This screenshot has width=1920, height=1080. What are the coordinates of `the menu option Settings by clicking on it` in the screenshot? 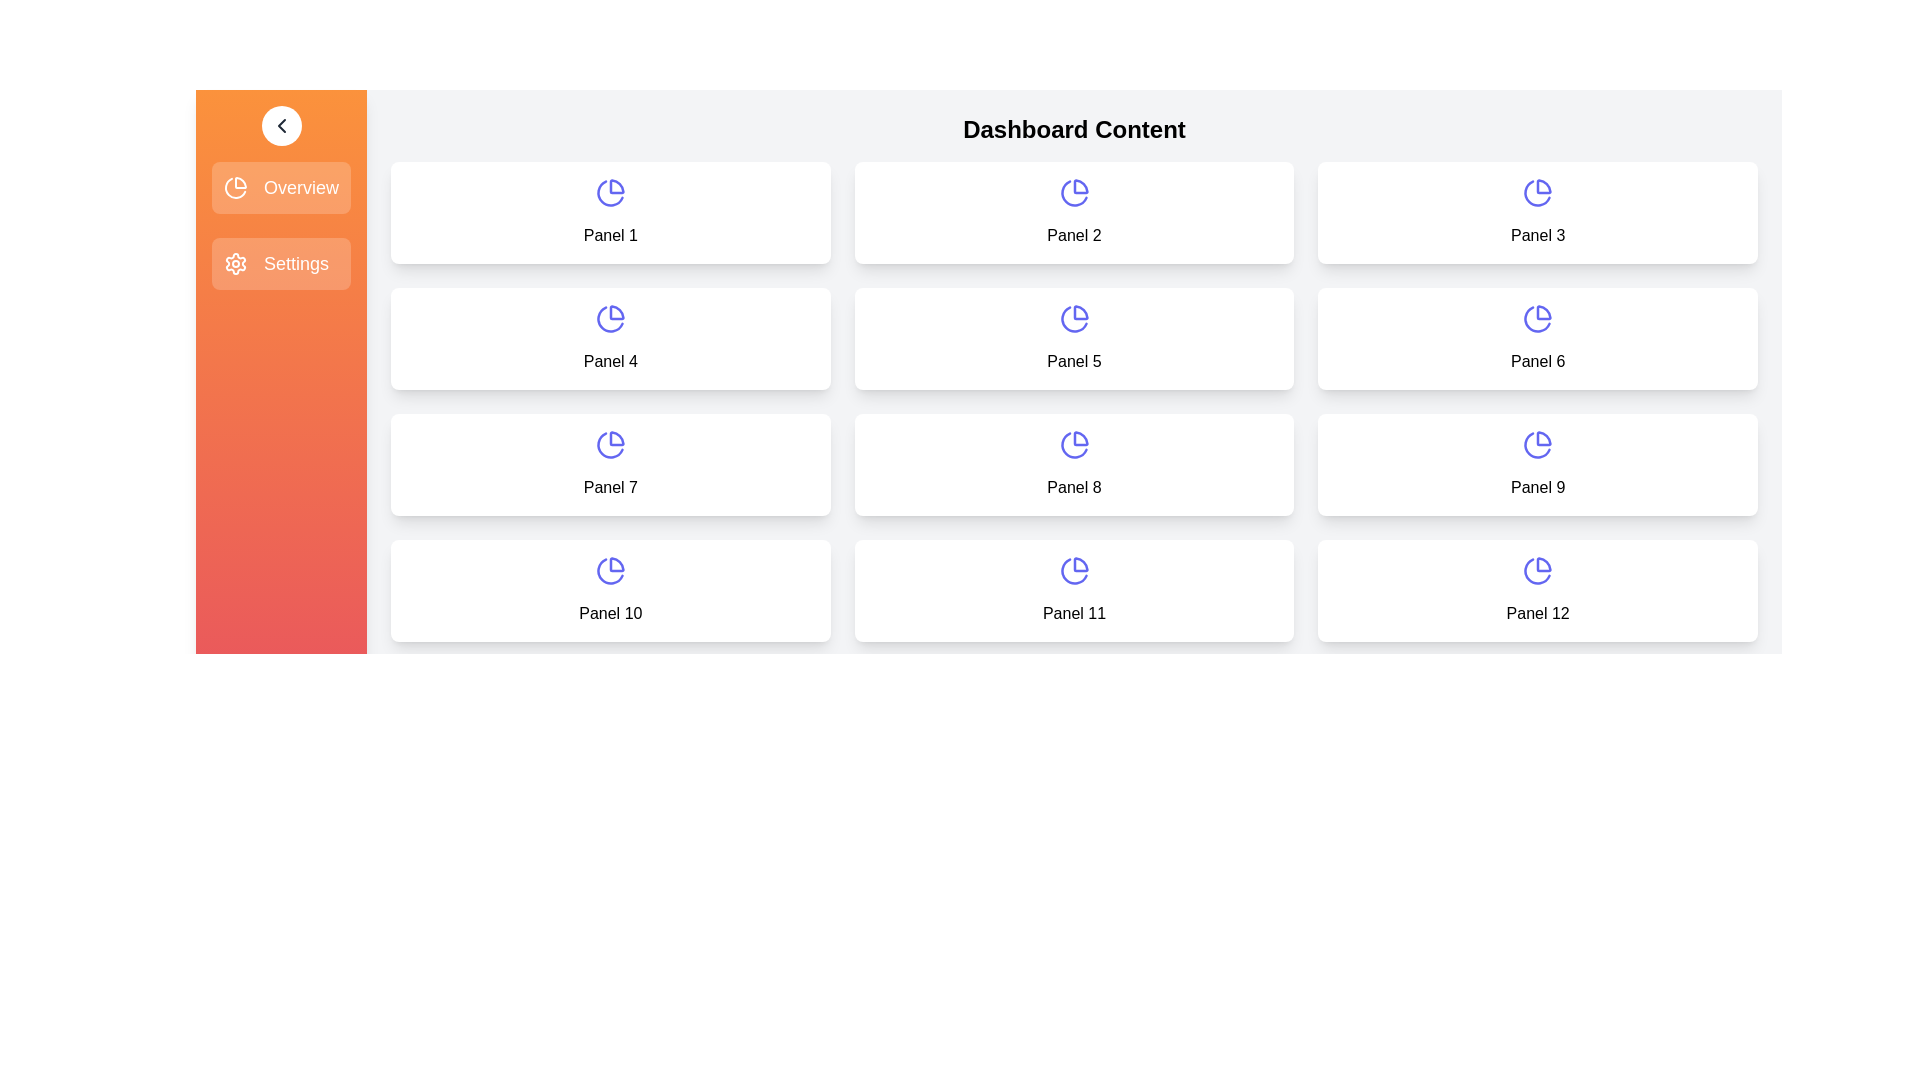 It's located at (280, 262).